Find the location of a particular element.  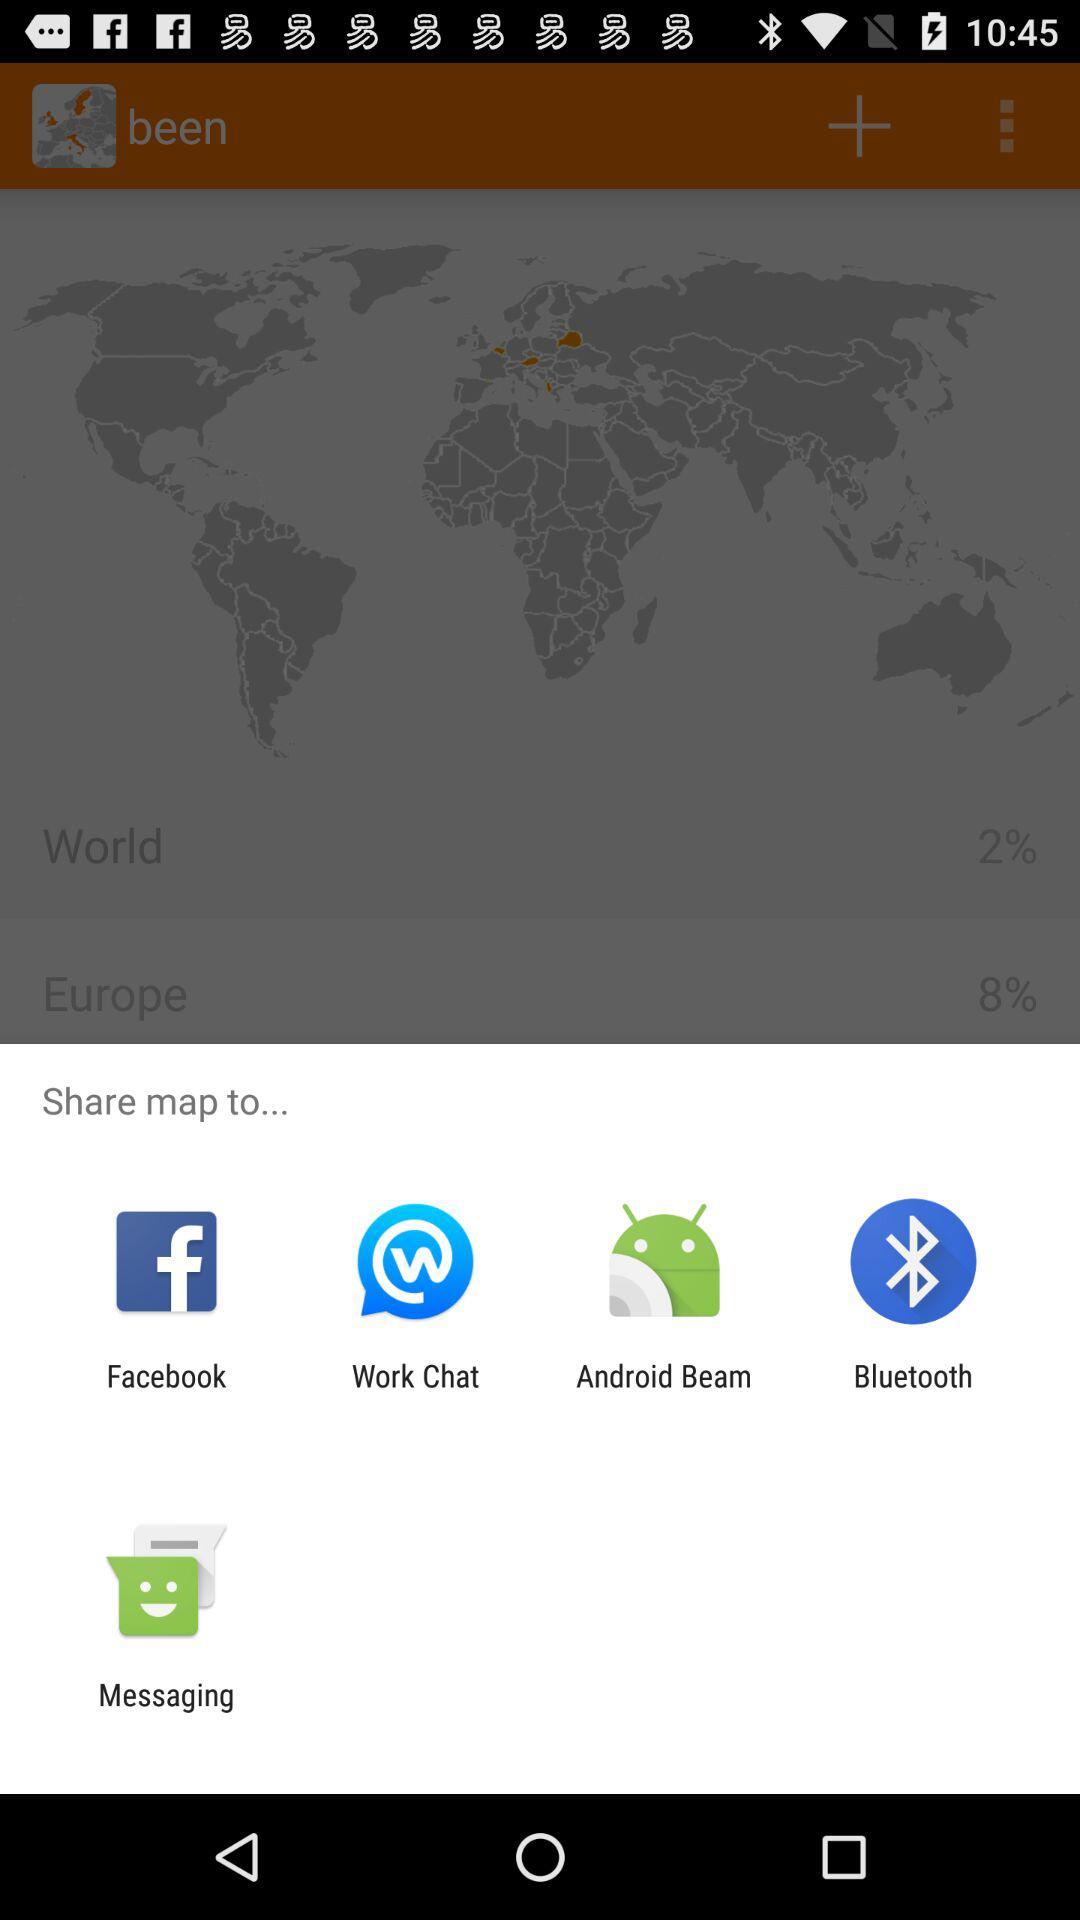

android beam icon is located at coordinates (664, 1392).